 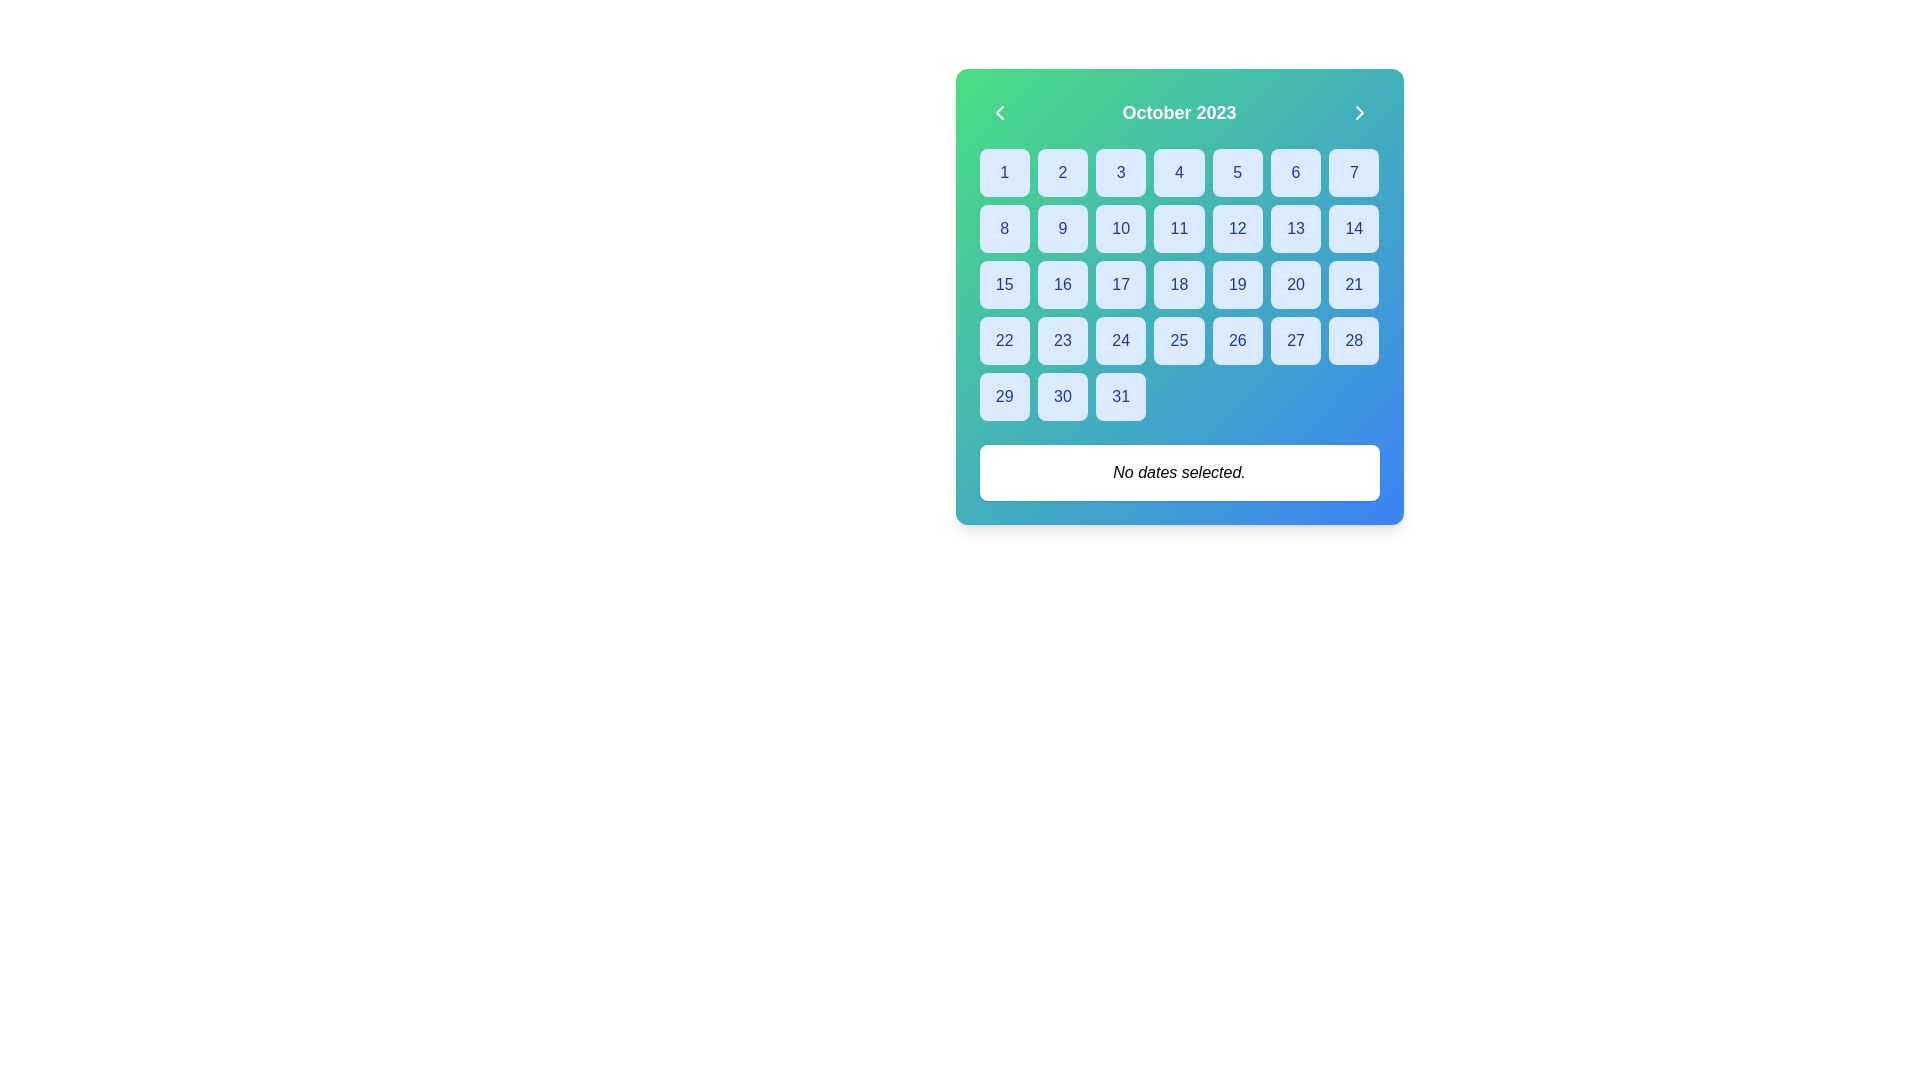 I want to click on the button representing the 13th day in the calendar grid, located in the second row and sixth column, so click(x=1296, y=227).